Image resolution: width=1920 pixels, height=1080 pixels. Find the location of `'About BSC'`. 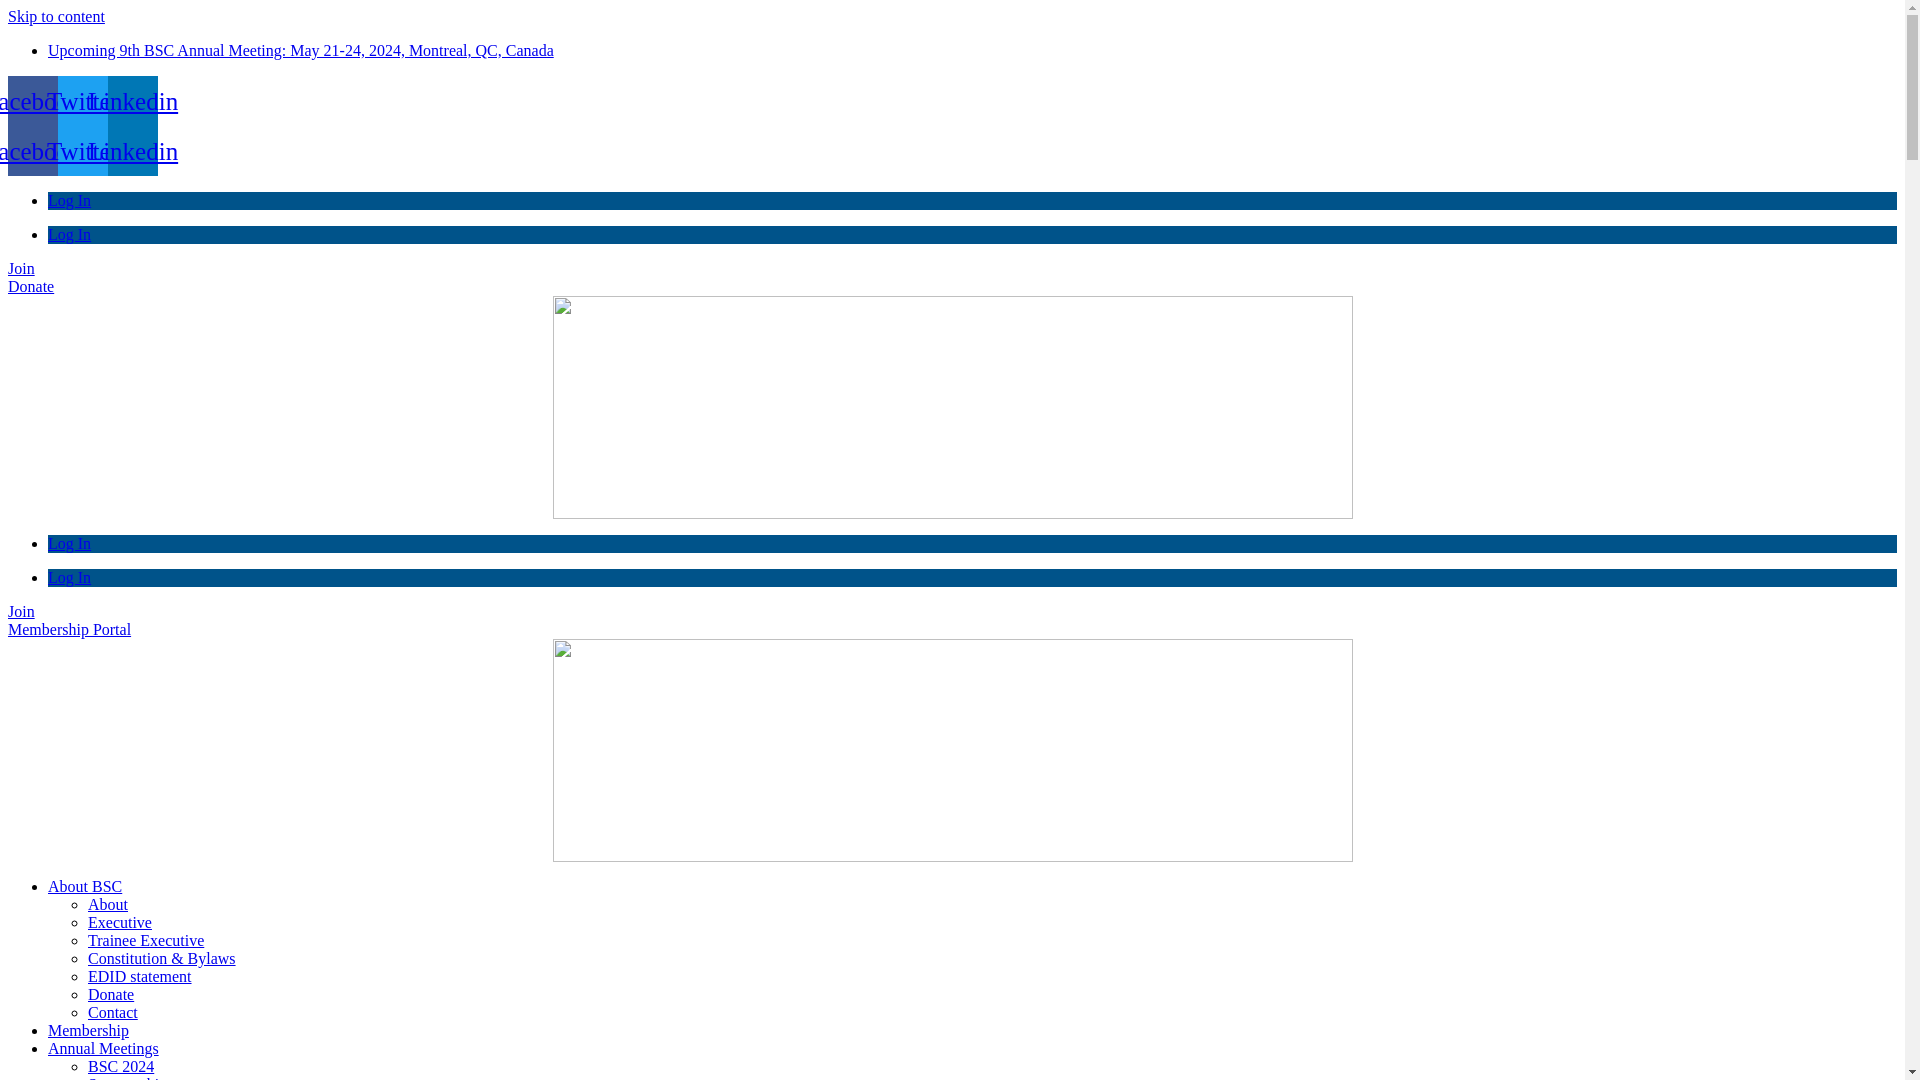

'About BSC' is located at coordinates (48, 885).